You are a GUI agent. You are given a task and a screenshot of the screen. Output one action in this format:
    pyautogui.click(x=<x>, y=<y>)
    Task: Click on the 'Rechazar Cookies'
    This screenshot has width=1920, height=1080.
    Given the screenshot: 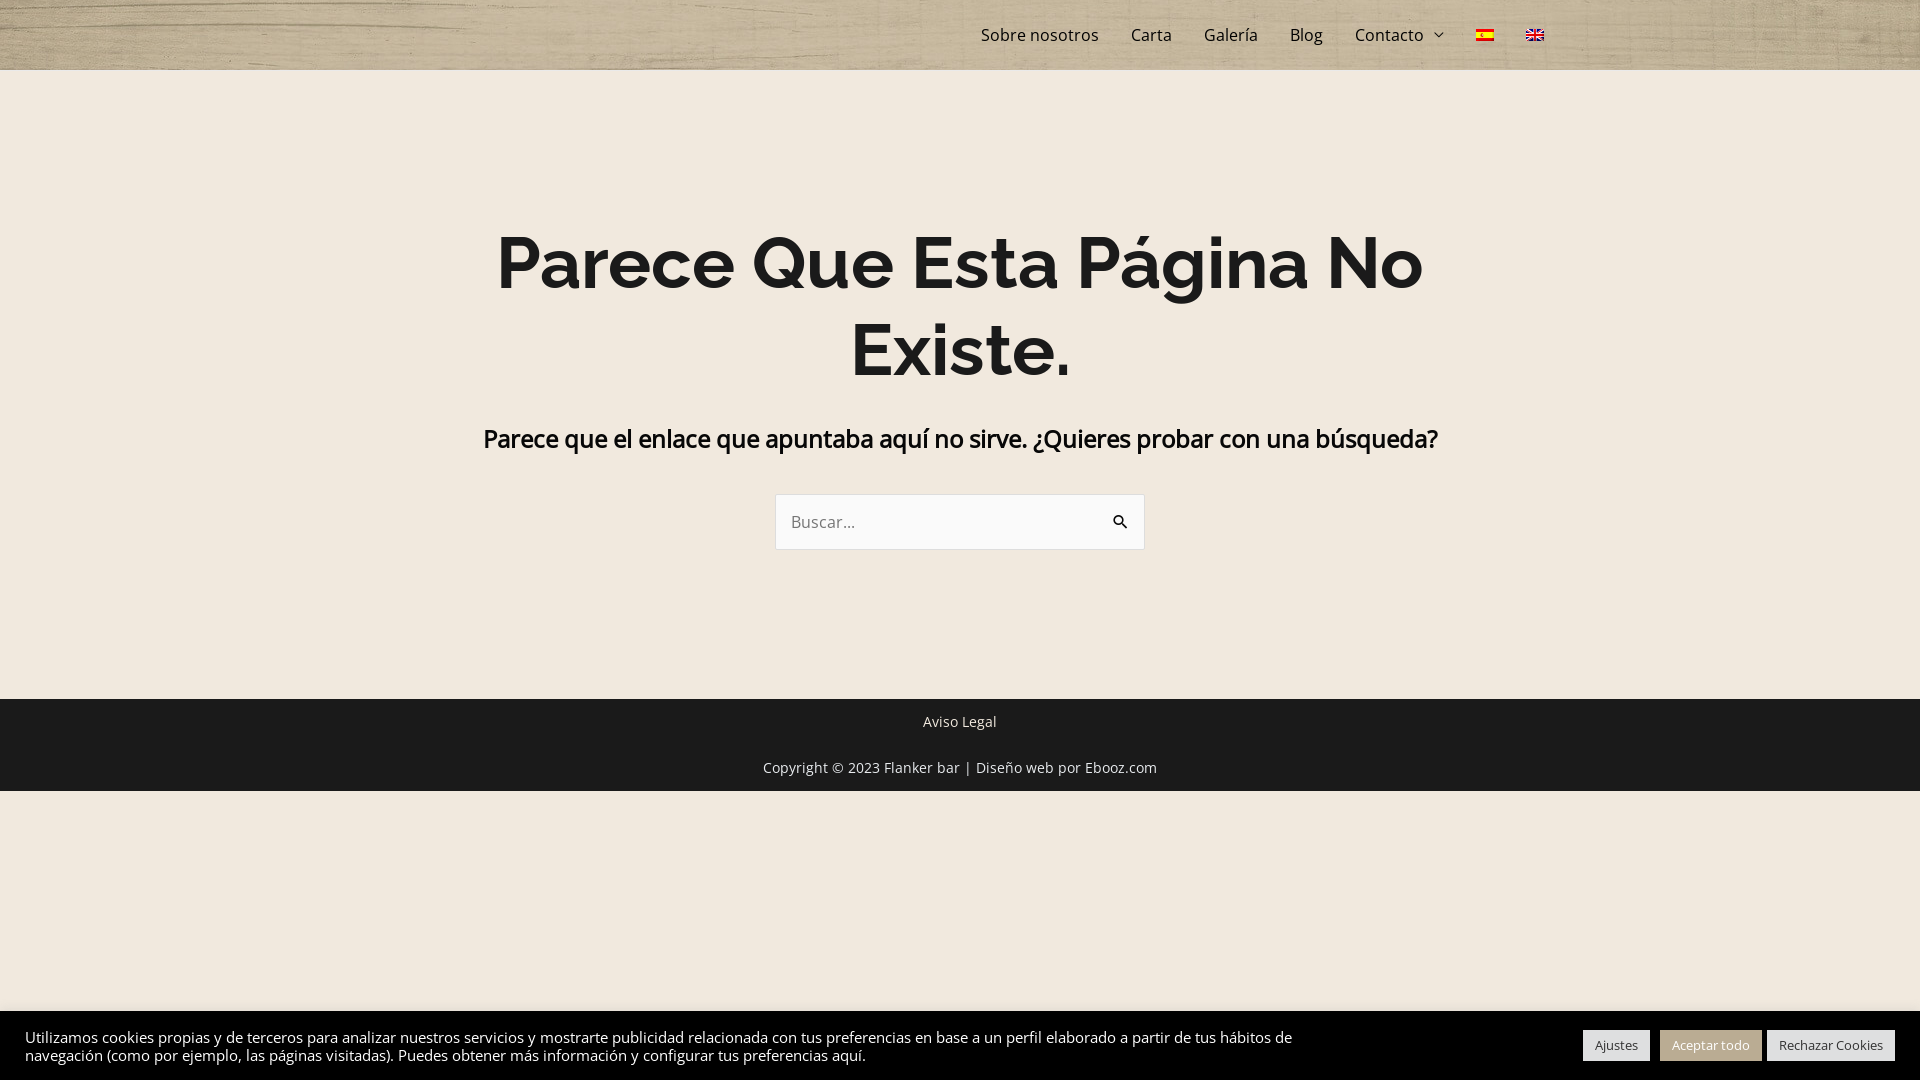 What is the action you would take?
    pyautogui.click(x=1830, y=1044)
    